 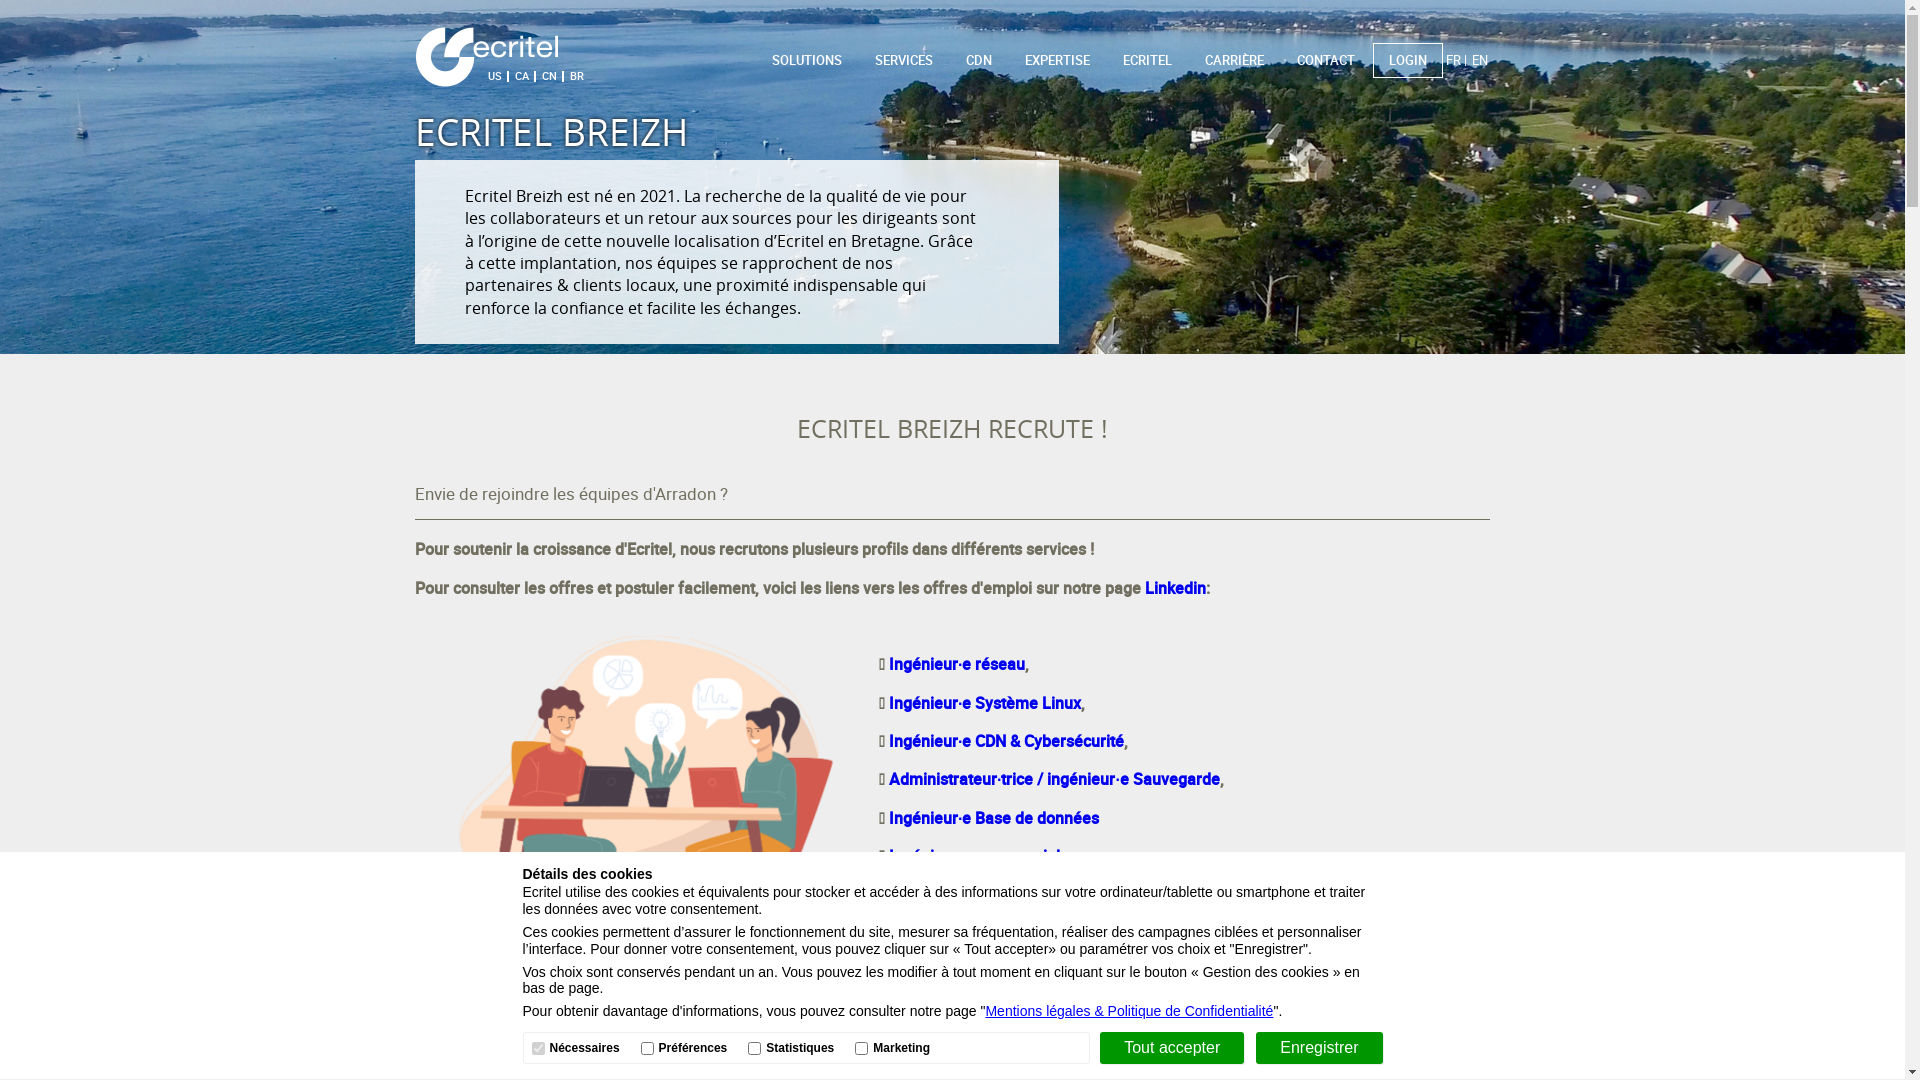 I want to click on 'SOLUTIONS', so click(x=806, y=60).